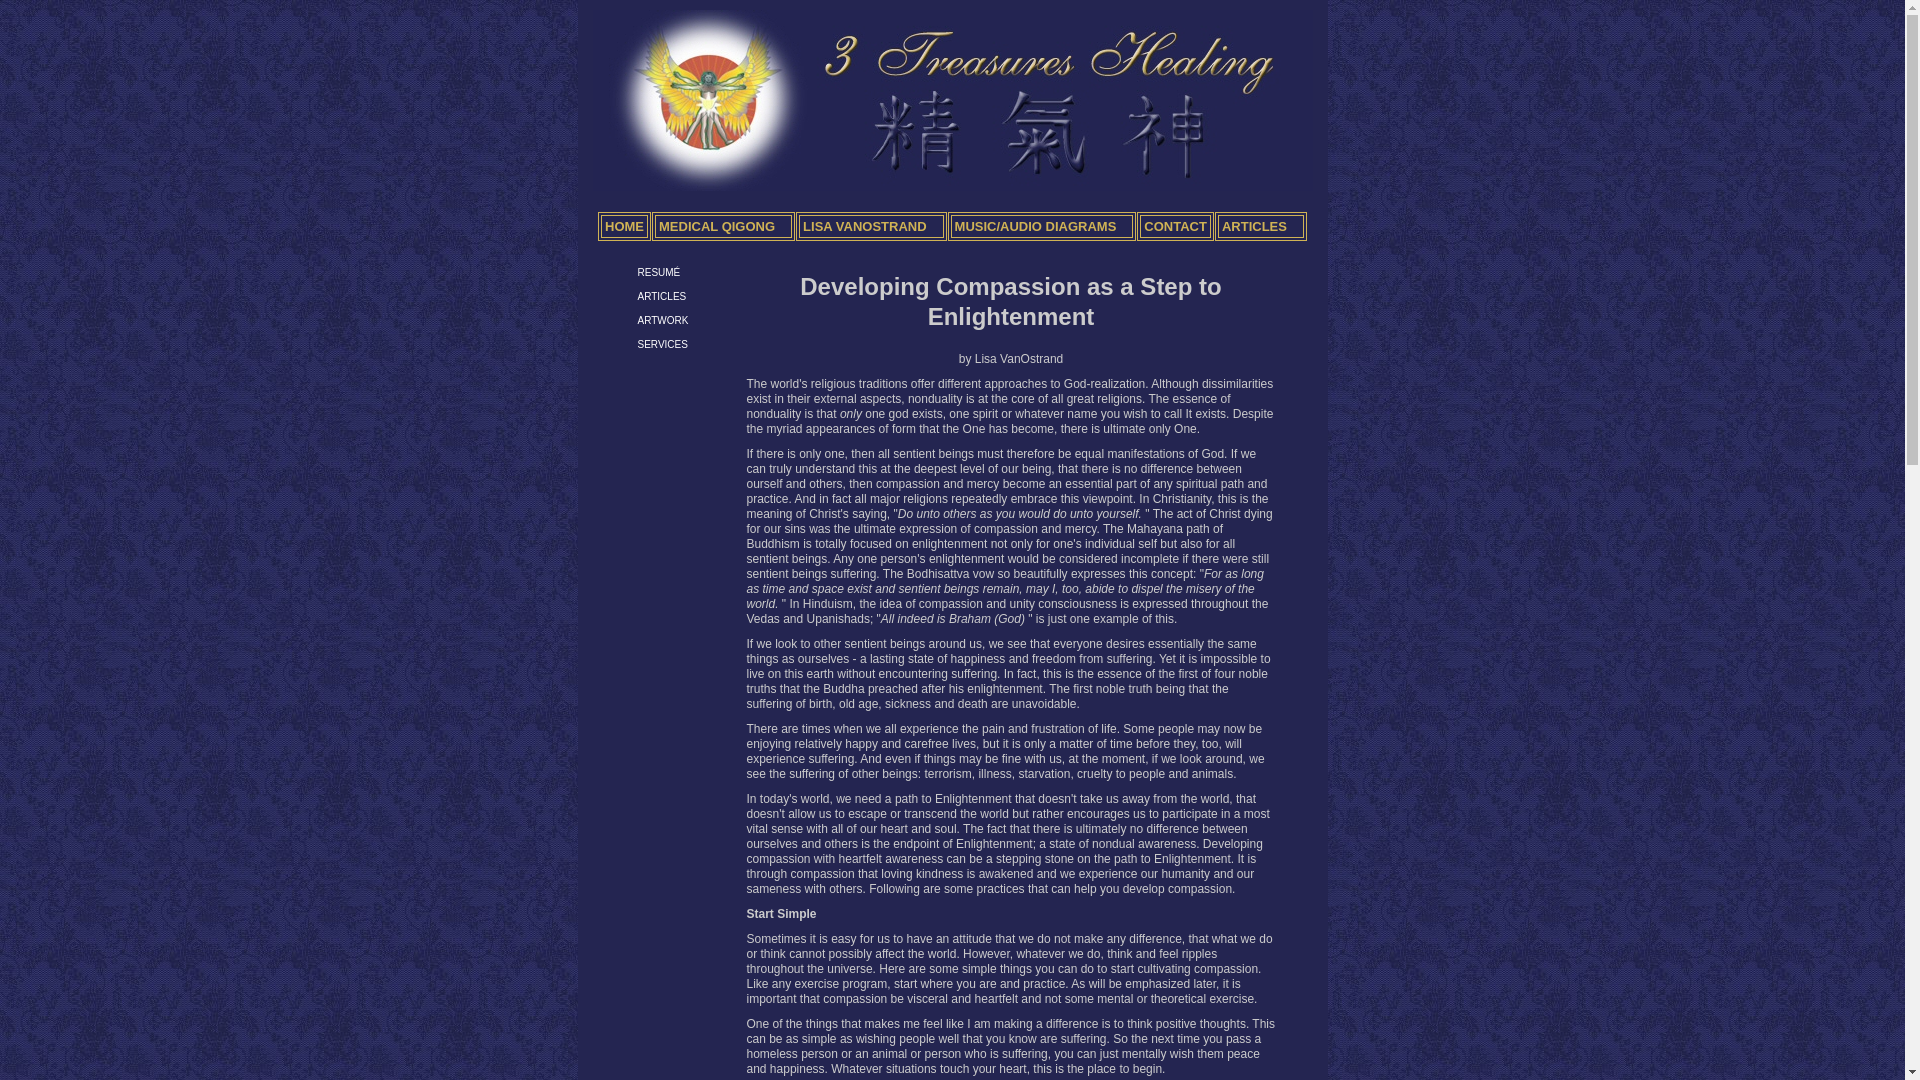  I want to click on 'CONTACT', so click(1175, 225).